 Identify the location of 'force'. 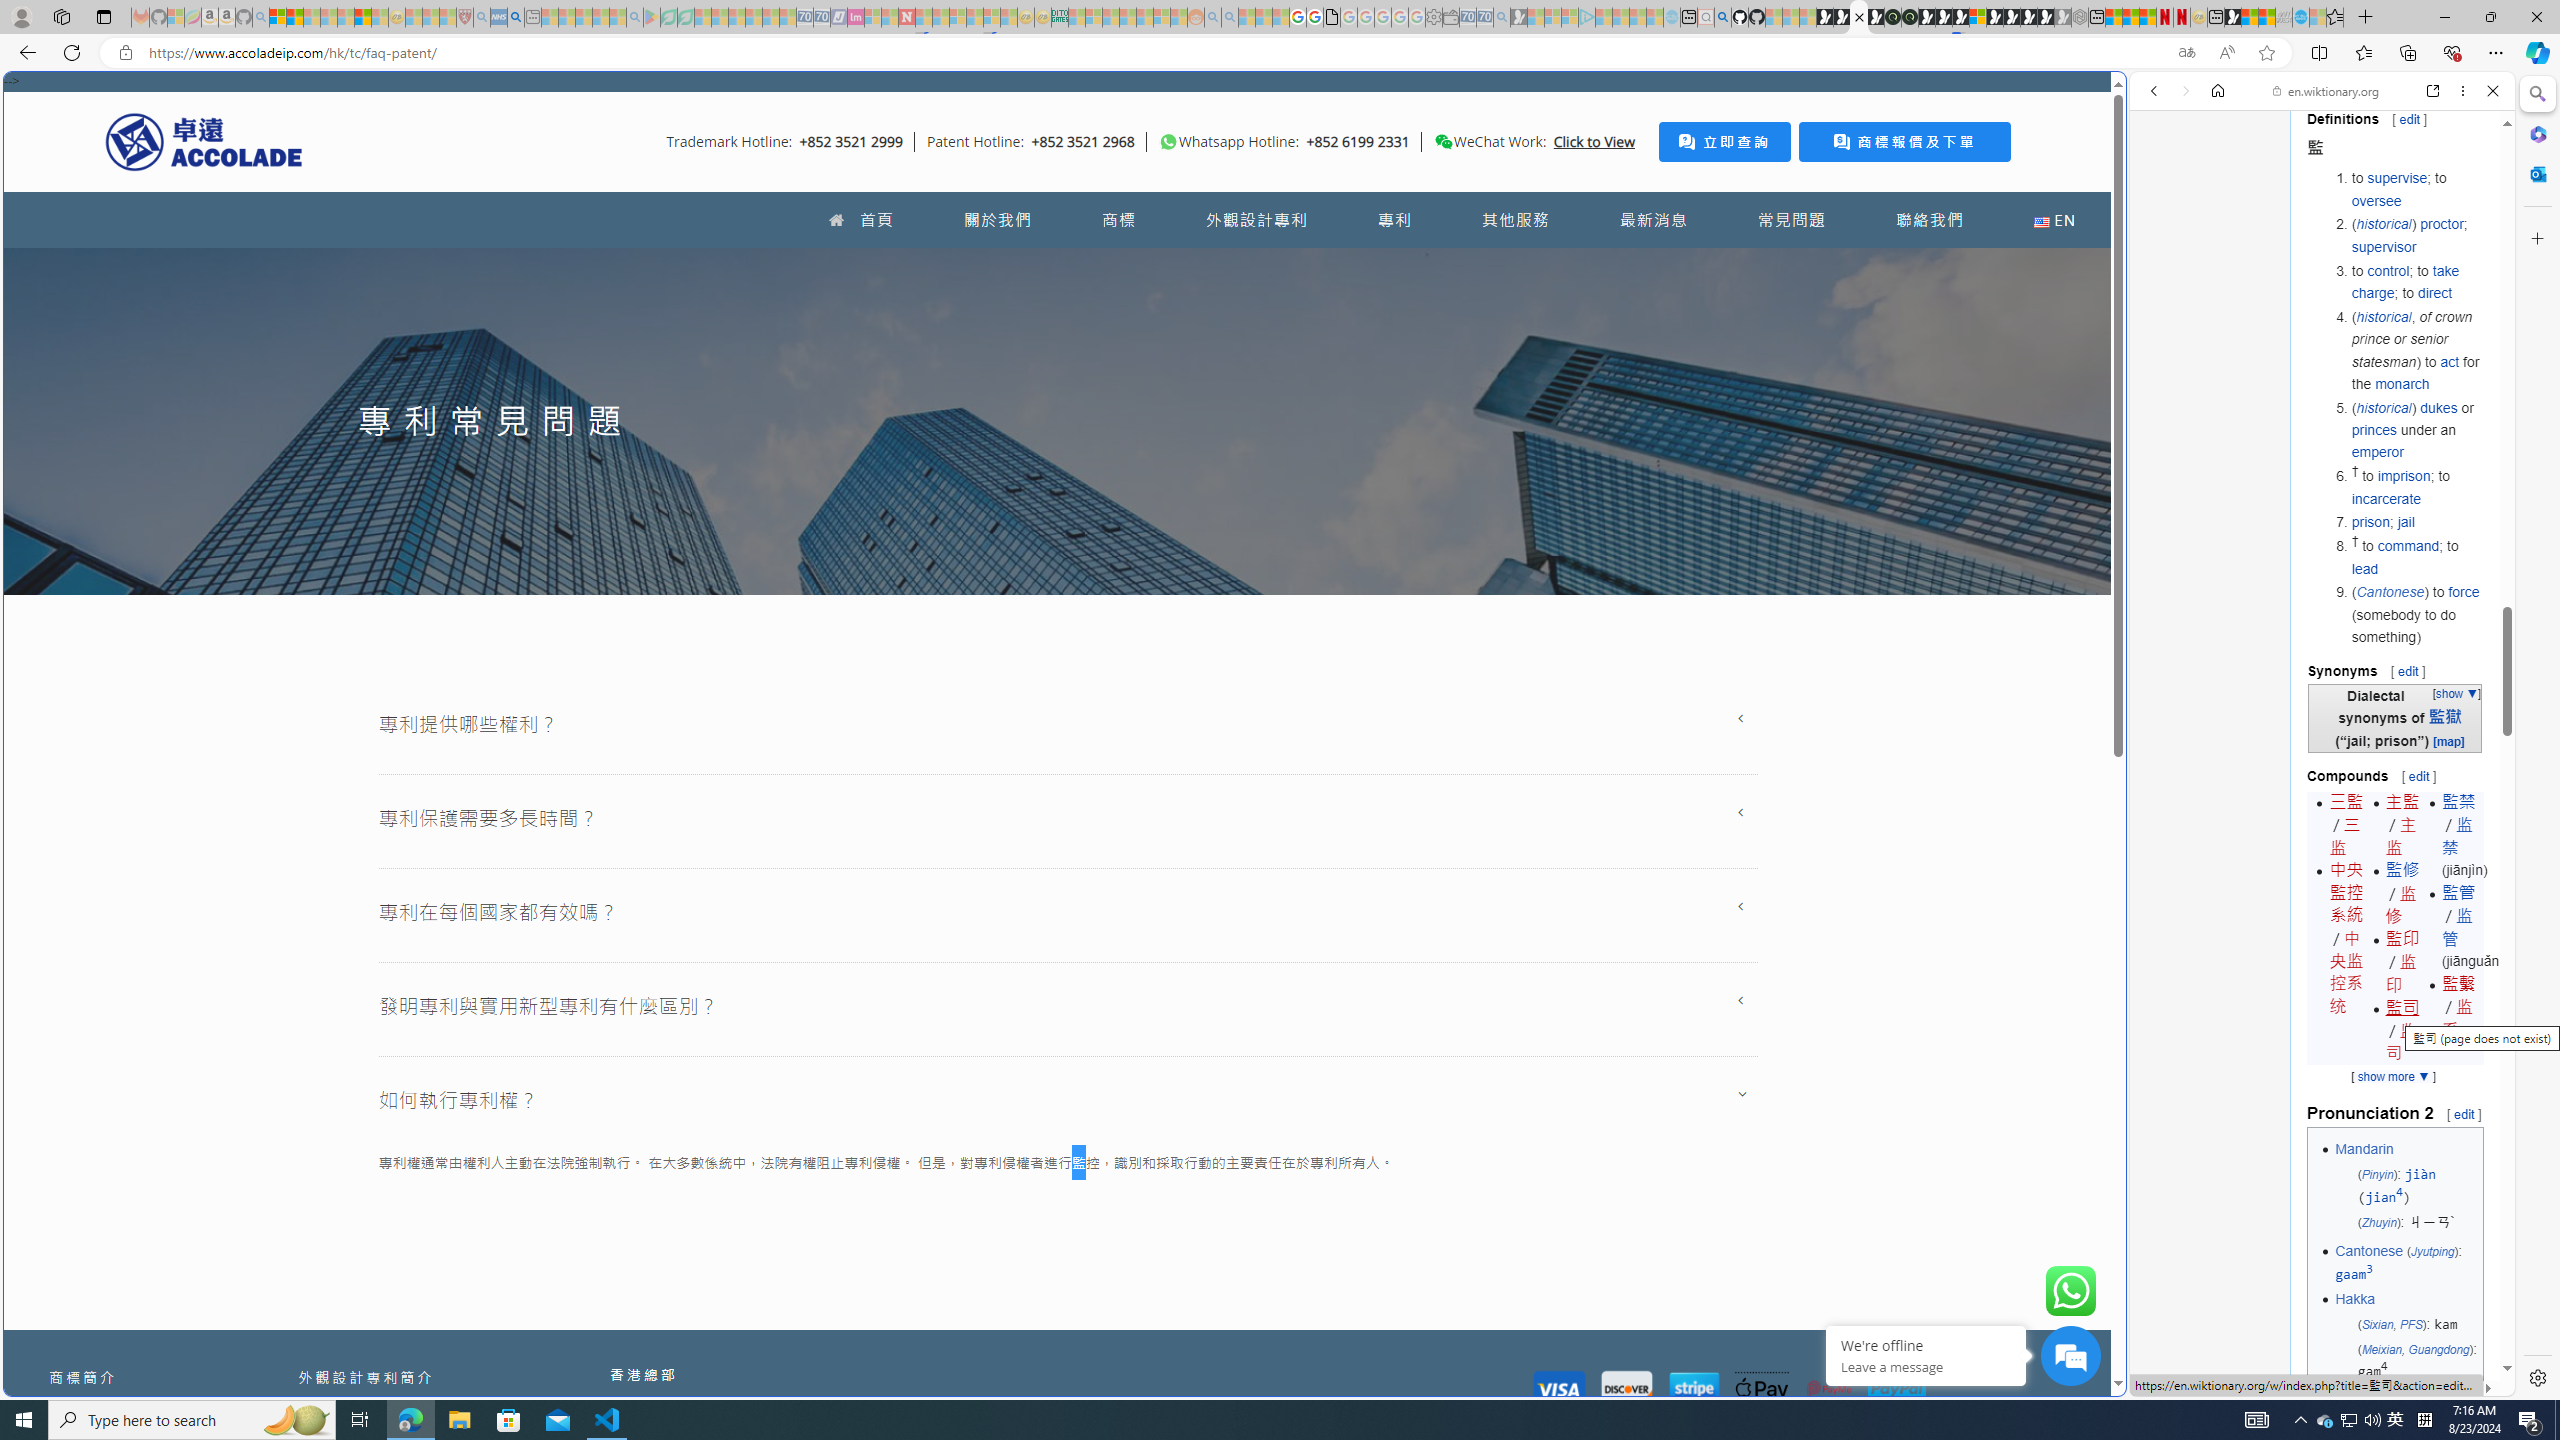
(2463, 591).